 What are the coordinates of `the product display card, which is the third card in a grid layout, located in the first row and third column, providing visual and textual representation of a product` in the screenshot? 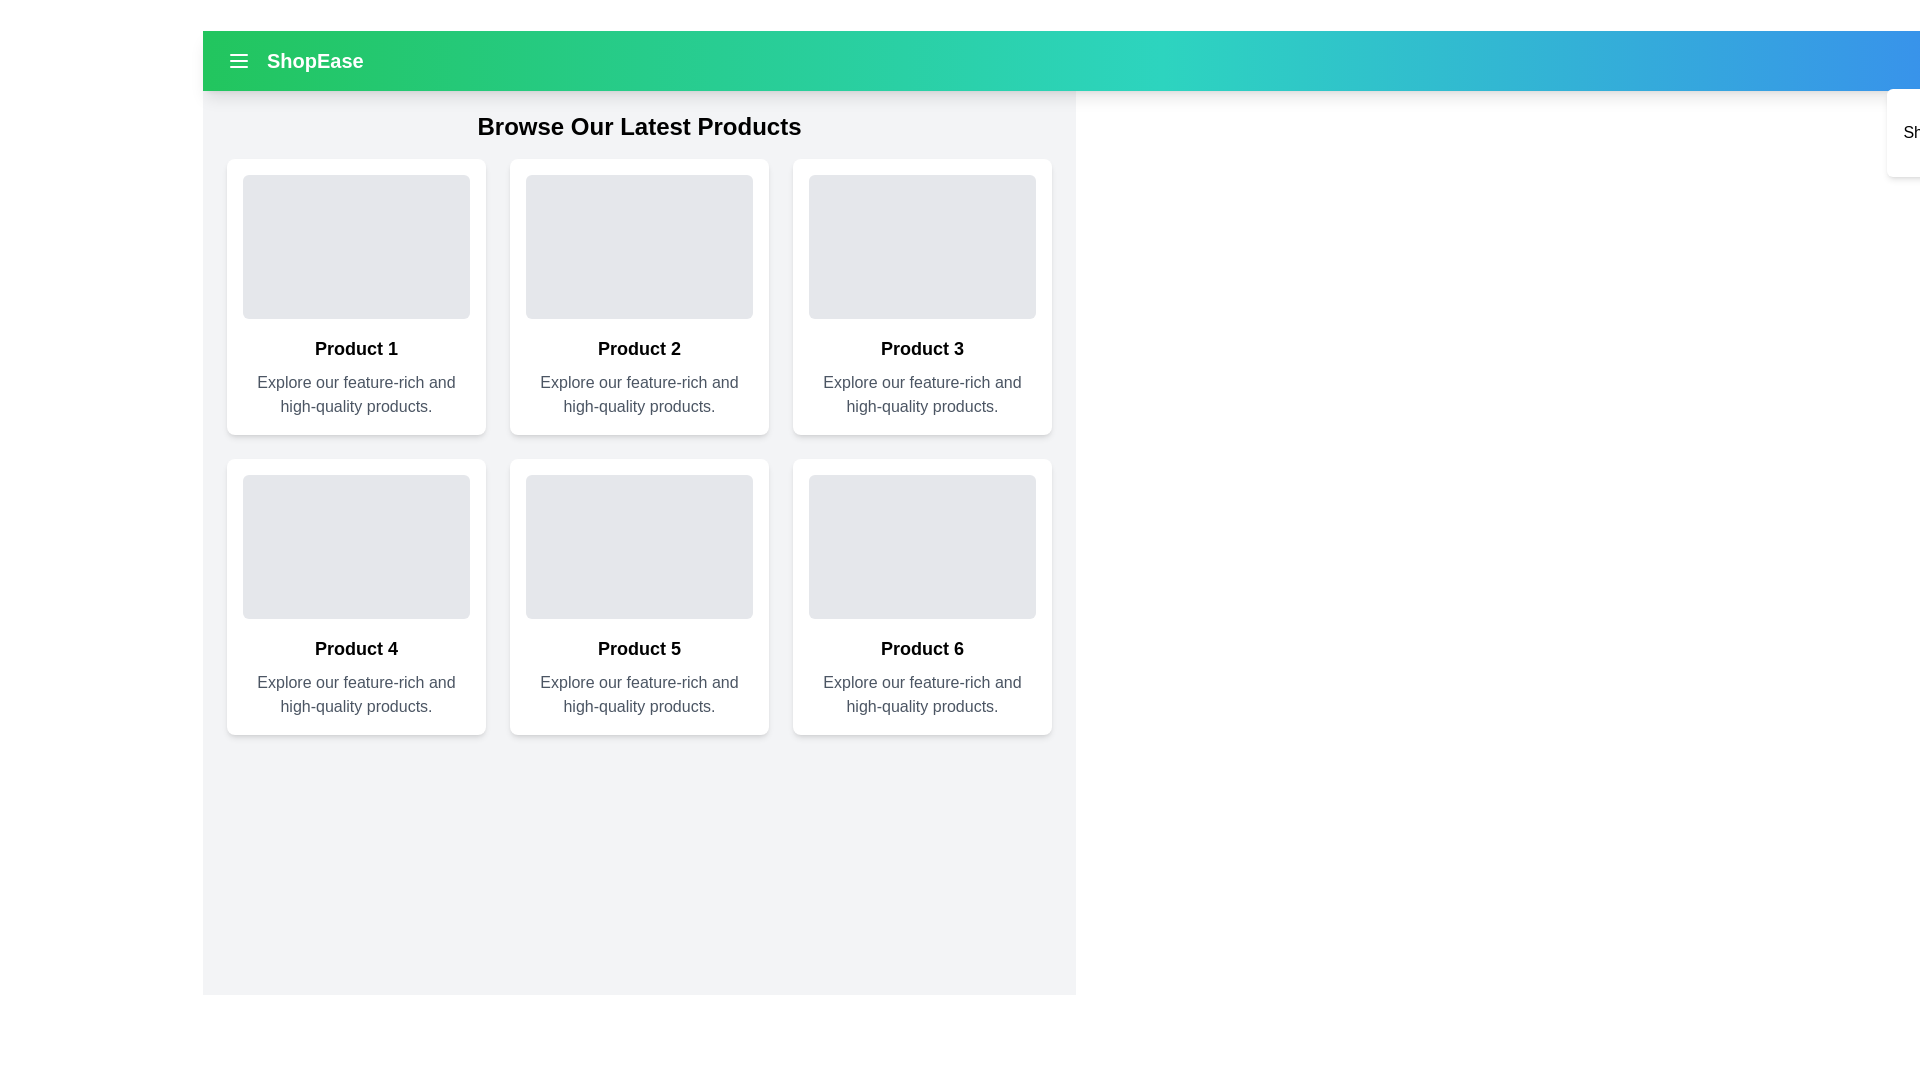 It's located at (921, 297).